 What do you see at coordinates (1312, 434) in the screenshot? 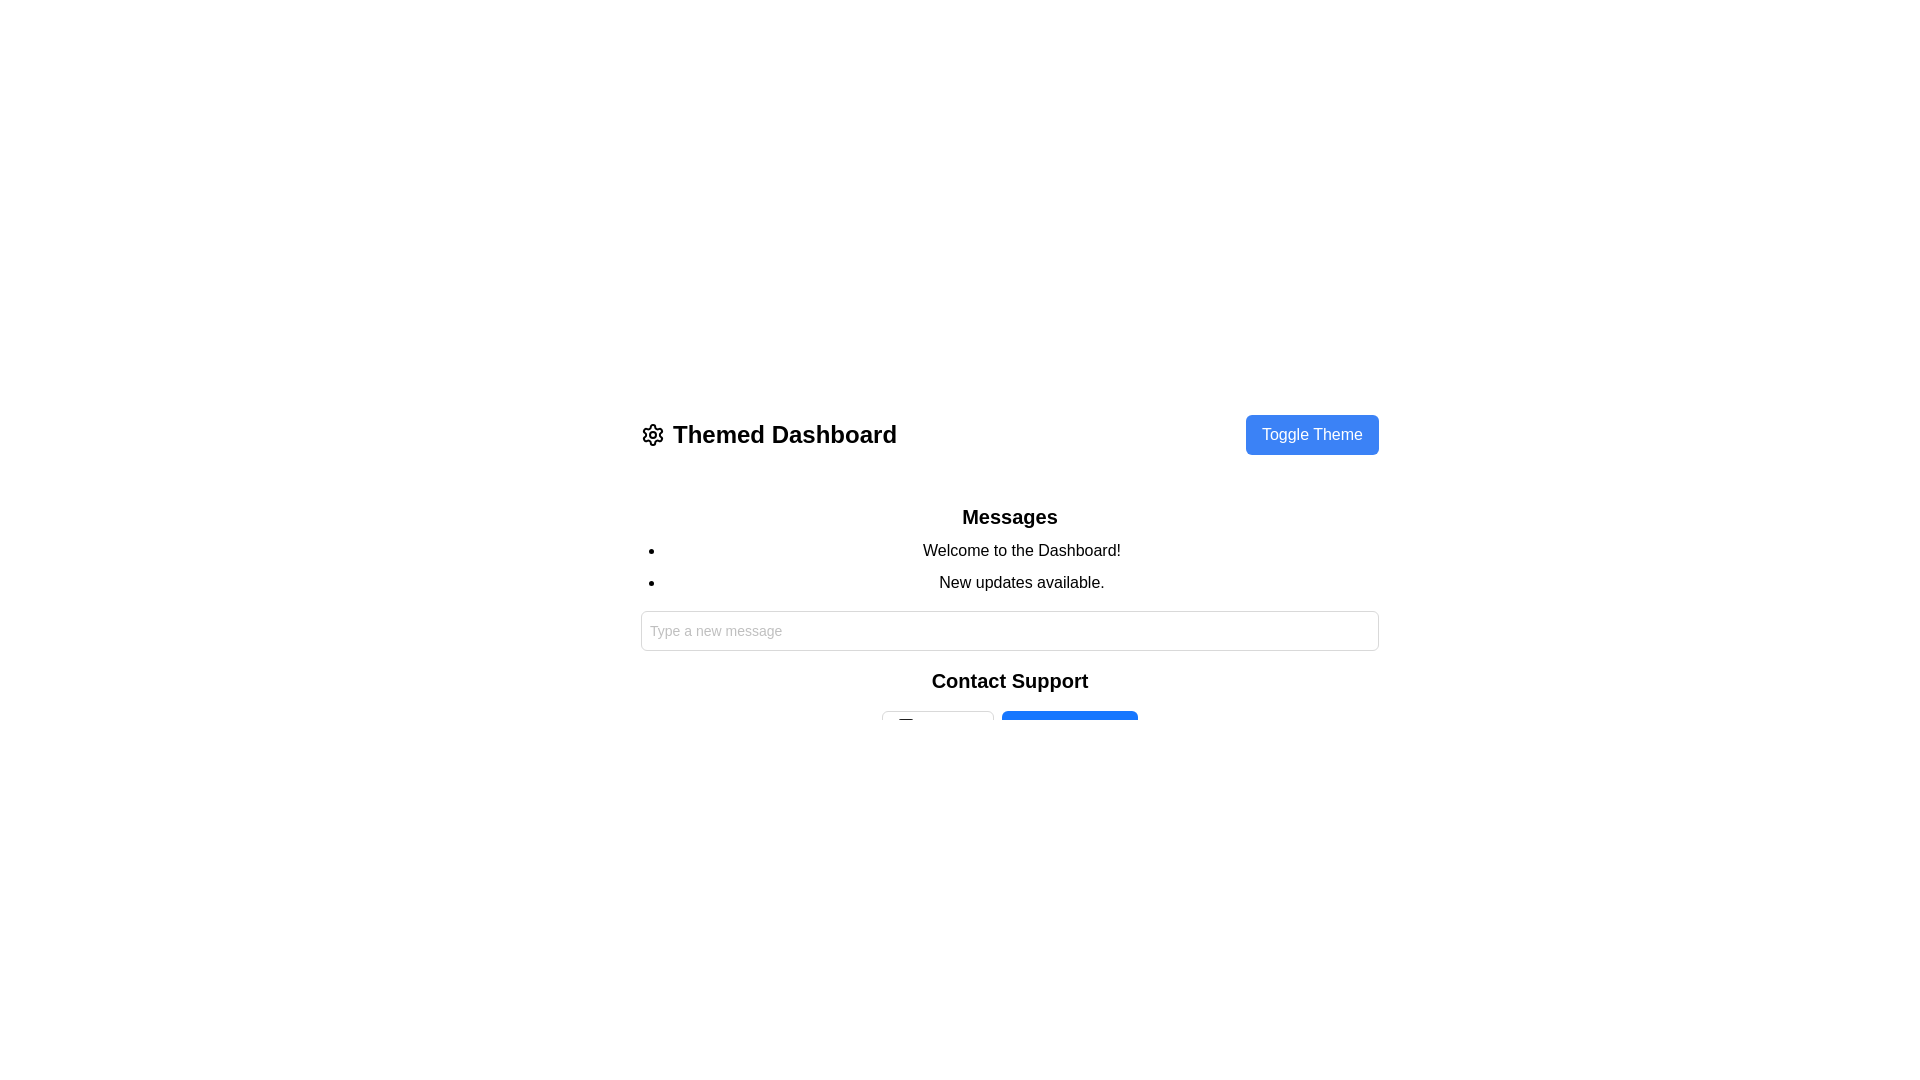
I see `keyboard navigation` at bounding box center [1312, 434].